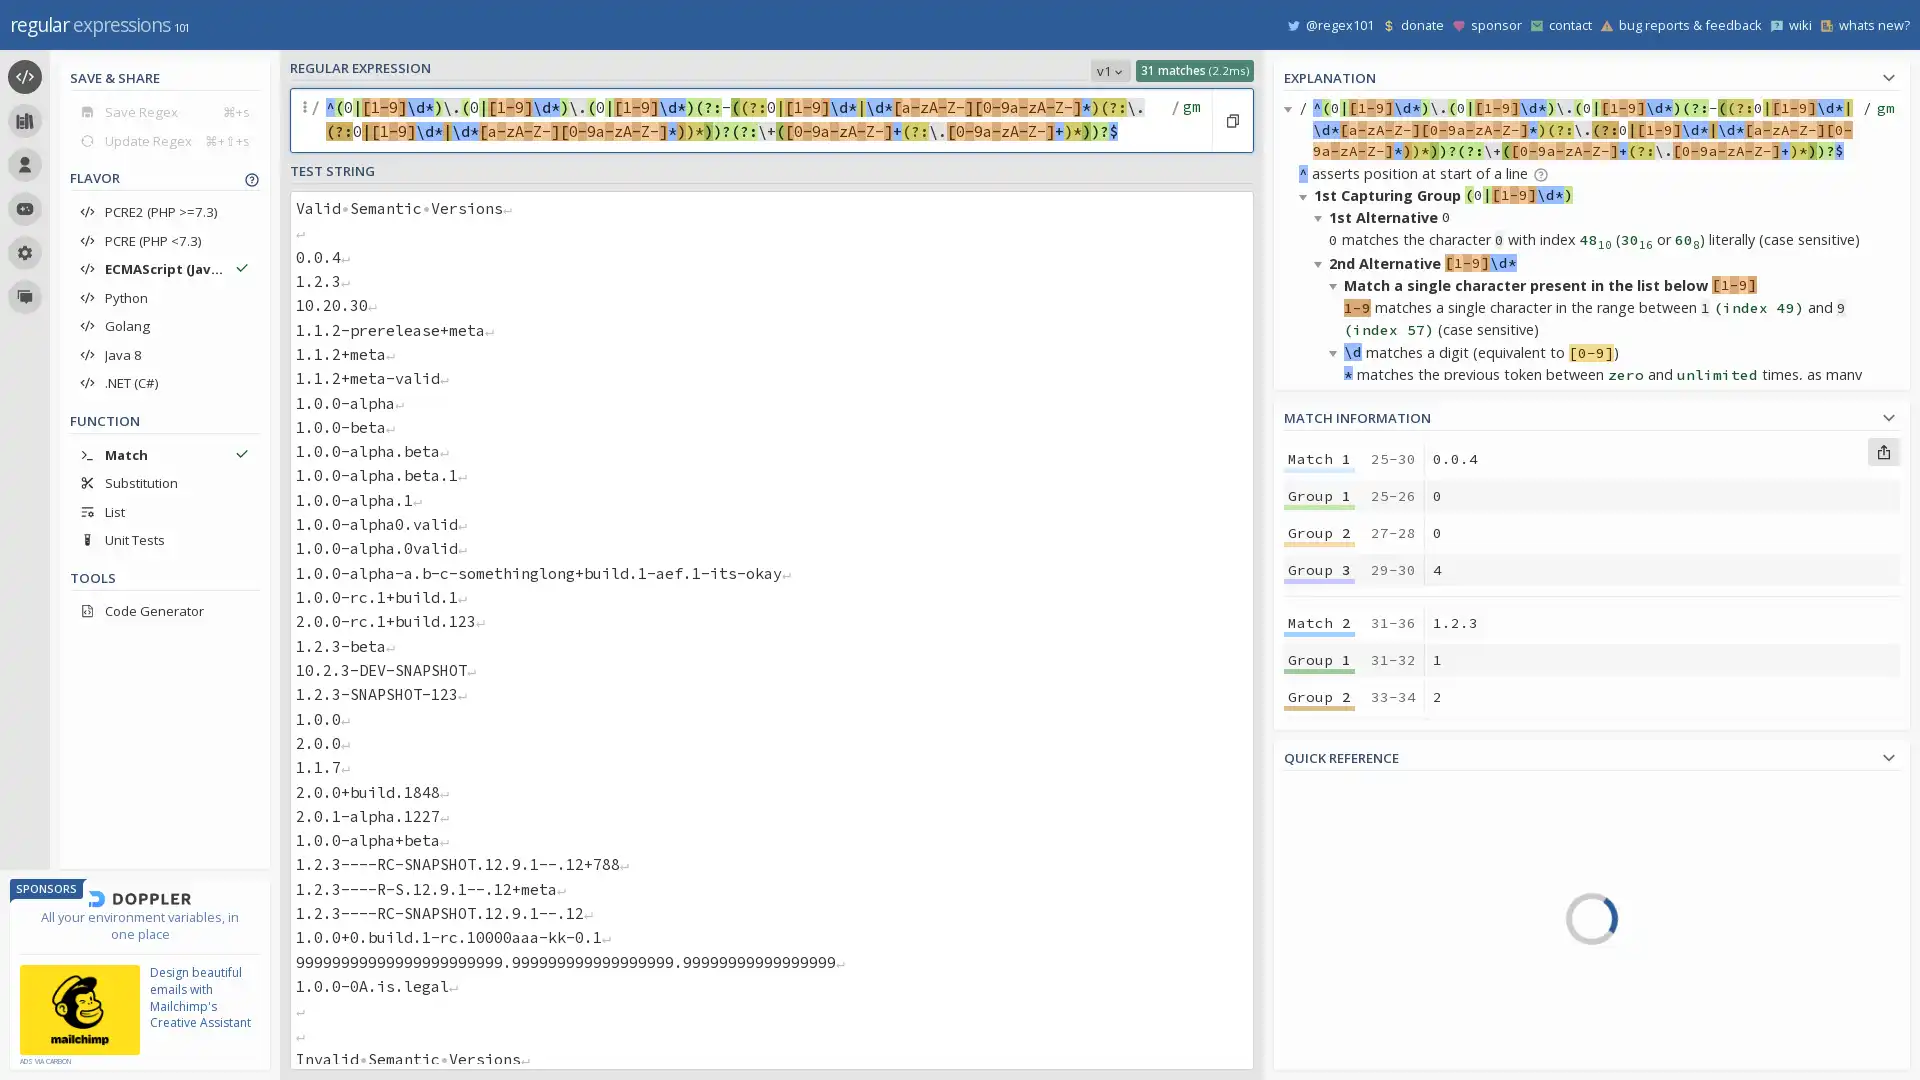 The height and width of the screenshot is (1080, 1920). Describe the element at coordinates (1321, 262) in the screenshot. I see `Collapse Subtree` at that location.